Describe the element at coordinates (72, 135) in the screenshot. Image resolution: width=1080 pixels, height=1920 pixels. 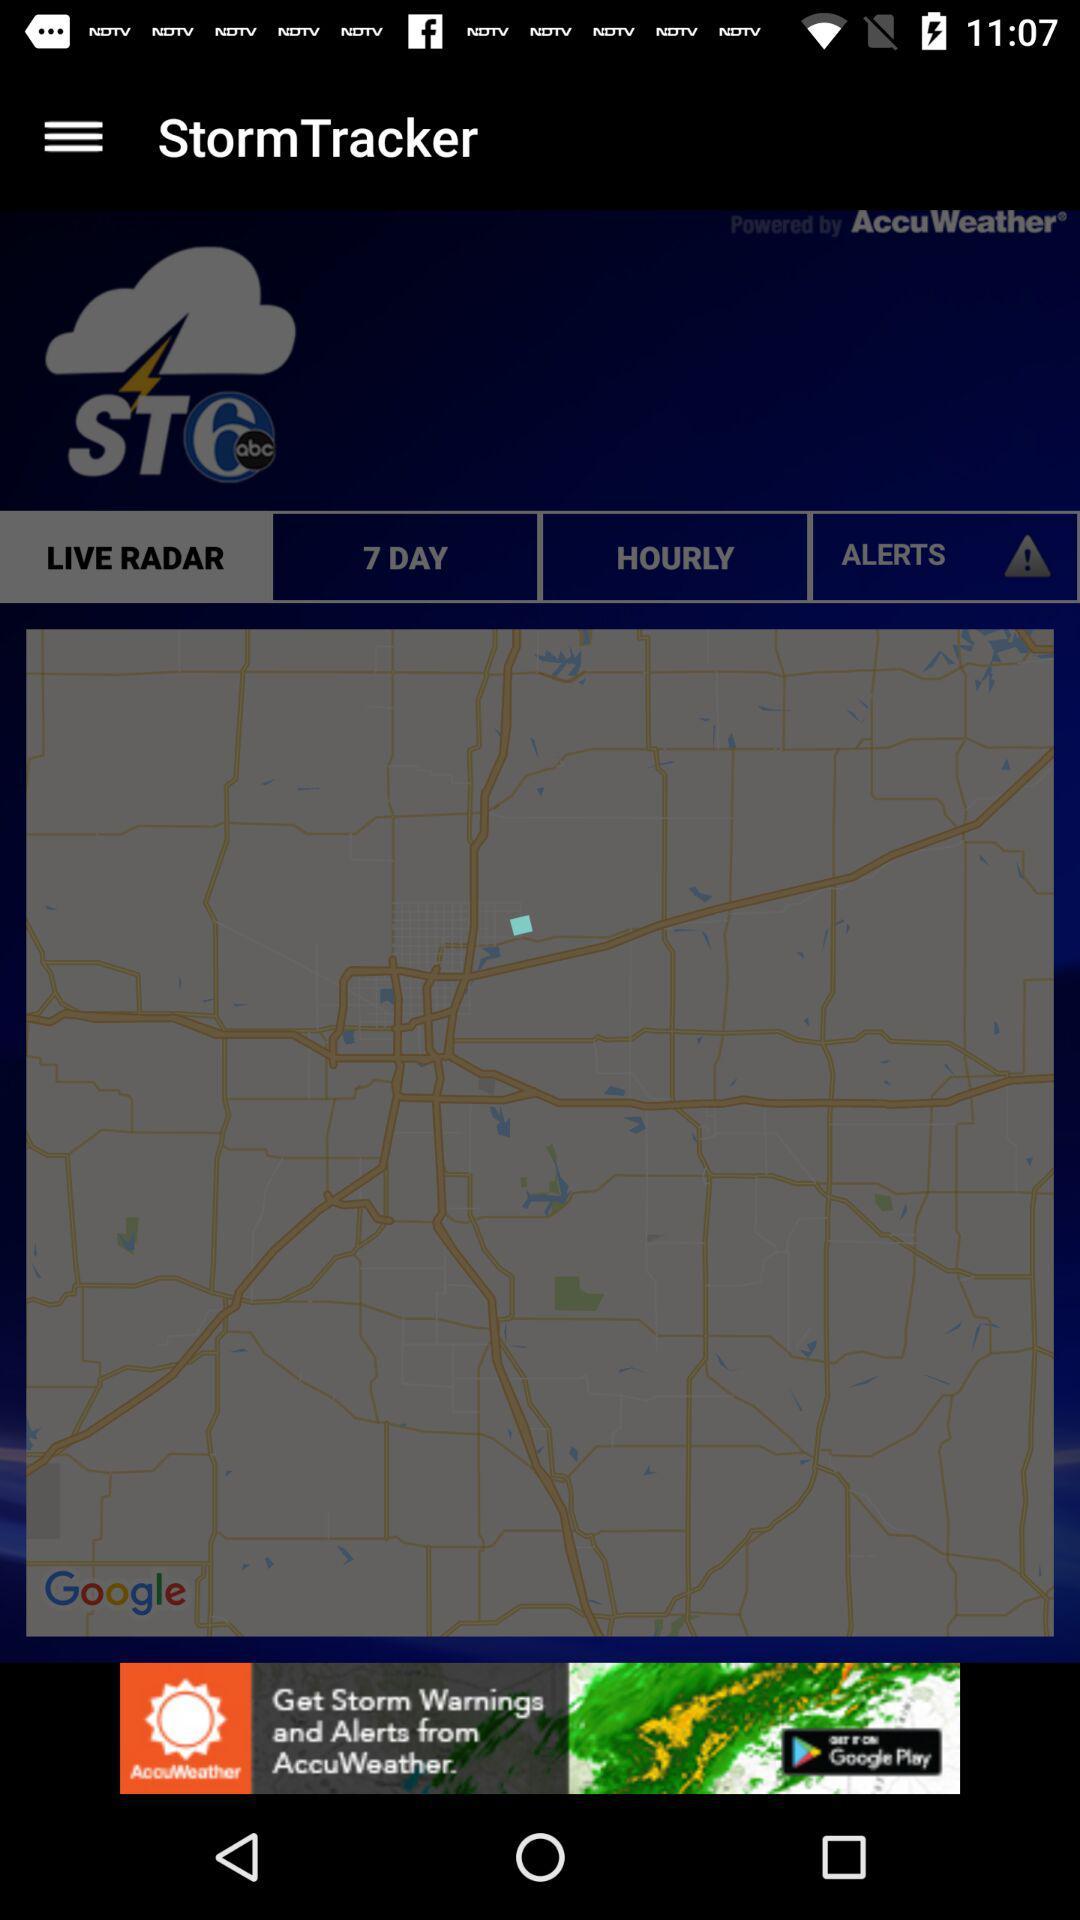
I see `the menu icon` at that location.